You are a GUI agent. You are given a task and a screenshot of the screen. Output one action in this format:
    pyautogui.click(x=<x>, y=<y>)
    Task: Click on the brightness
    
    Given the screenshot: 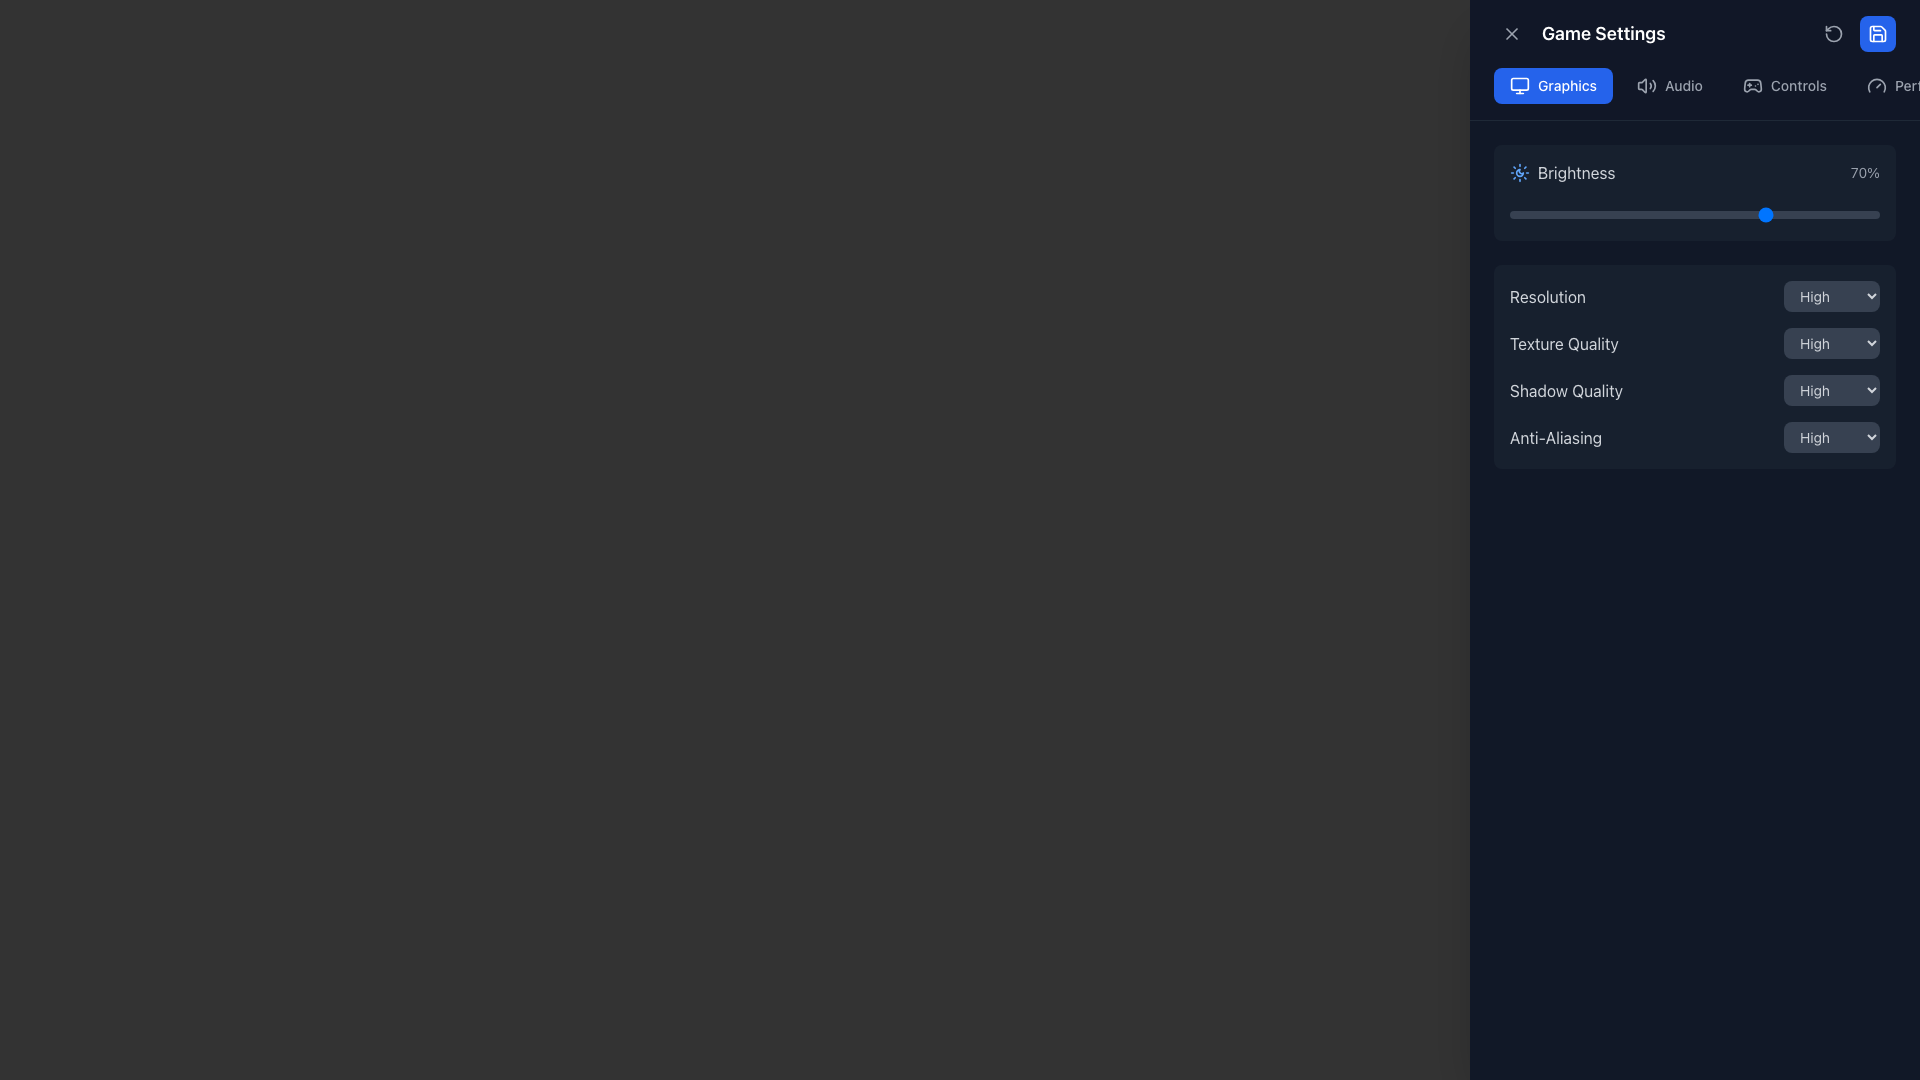 What is the action you would take?
    pyautogui.click(x=1871, y=215)
    